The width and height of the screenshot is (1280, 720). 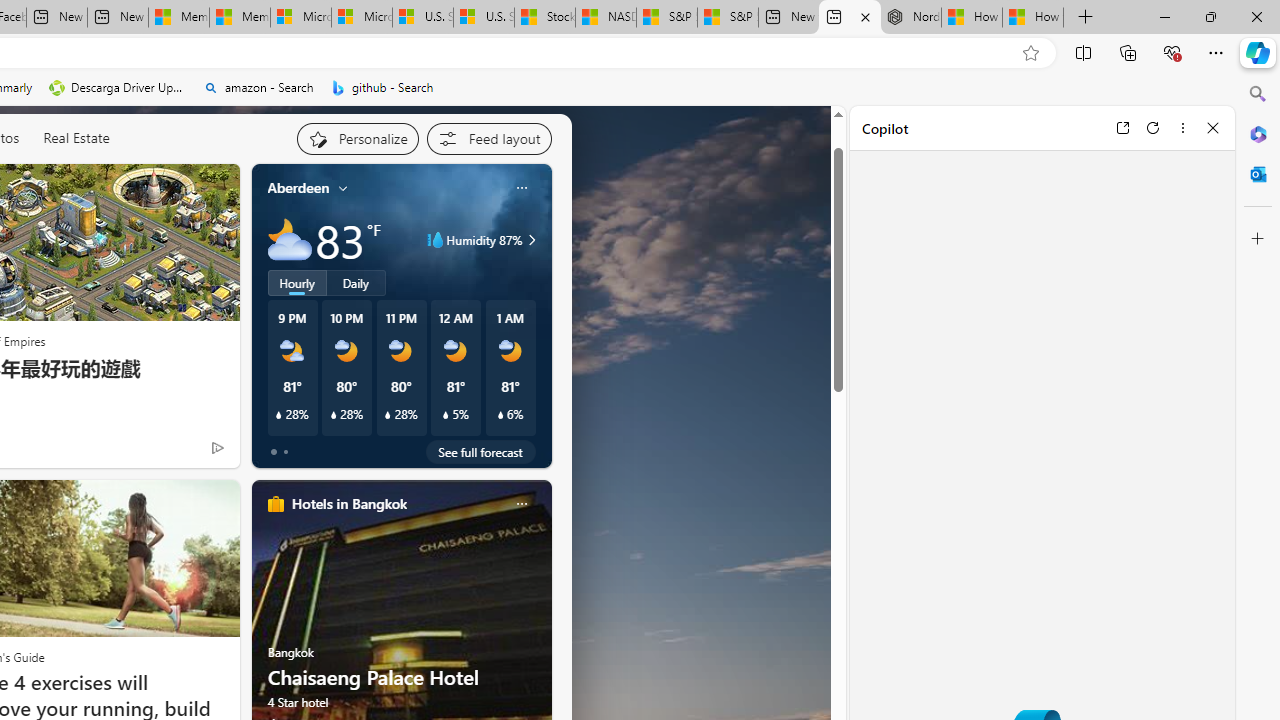 What do you see at coordinates (348, 502) in the screenshot?
I see `'Hotels in Bangkok'` at bounding box center [348, 502].